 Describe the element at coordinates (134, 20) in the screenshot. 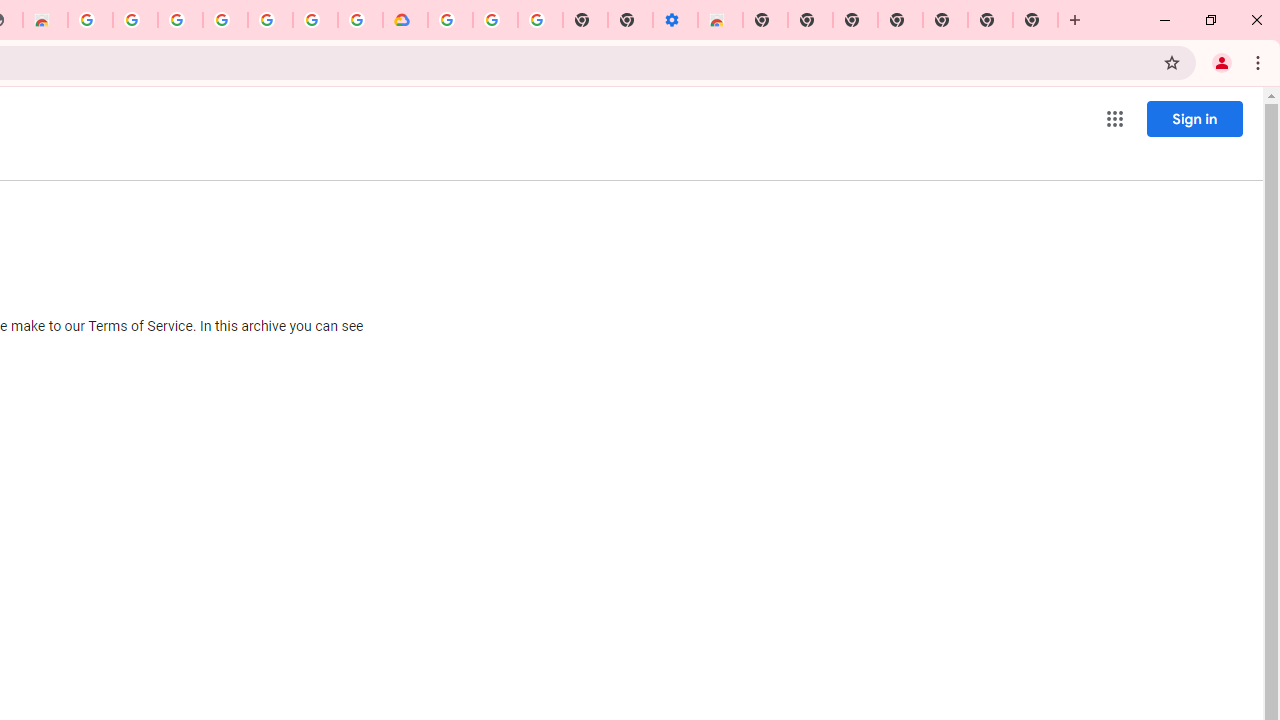

I see `'Ad Settings'` at that location.